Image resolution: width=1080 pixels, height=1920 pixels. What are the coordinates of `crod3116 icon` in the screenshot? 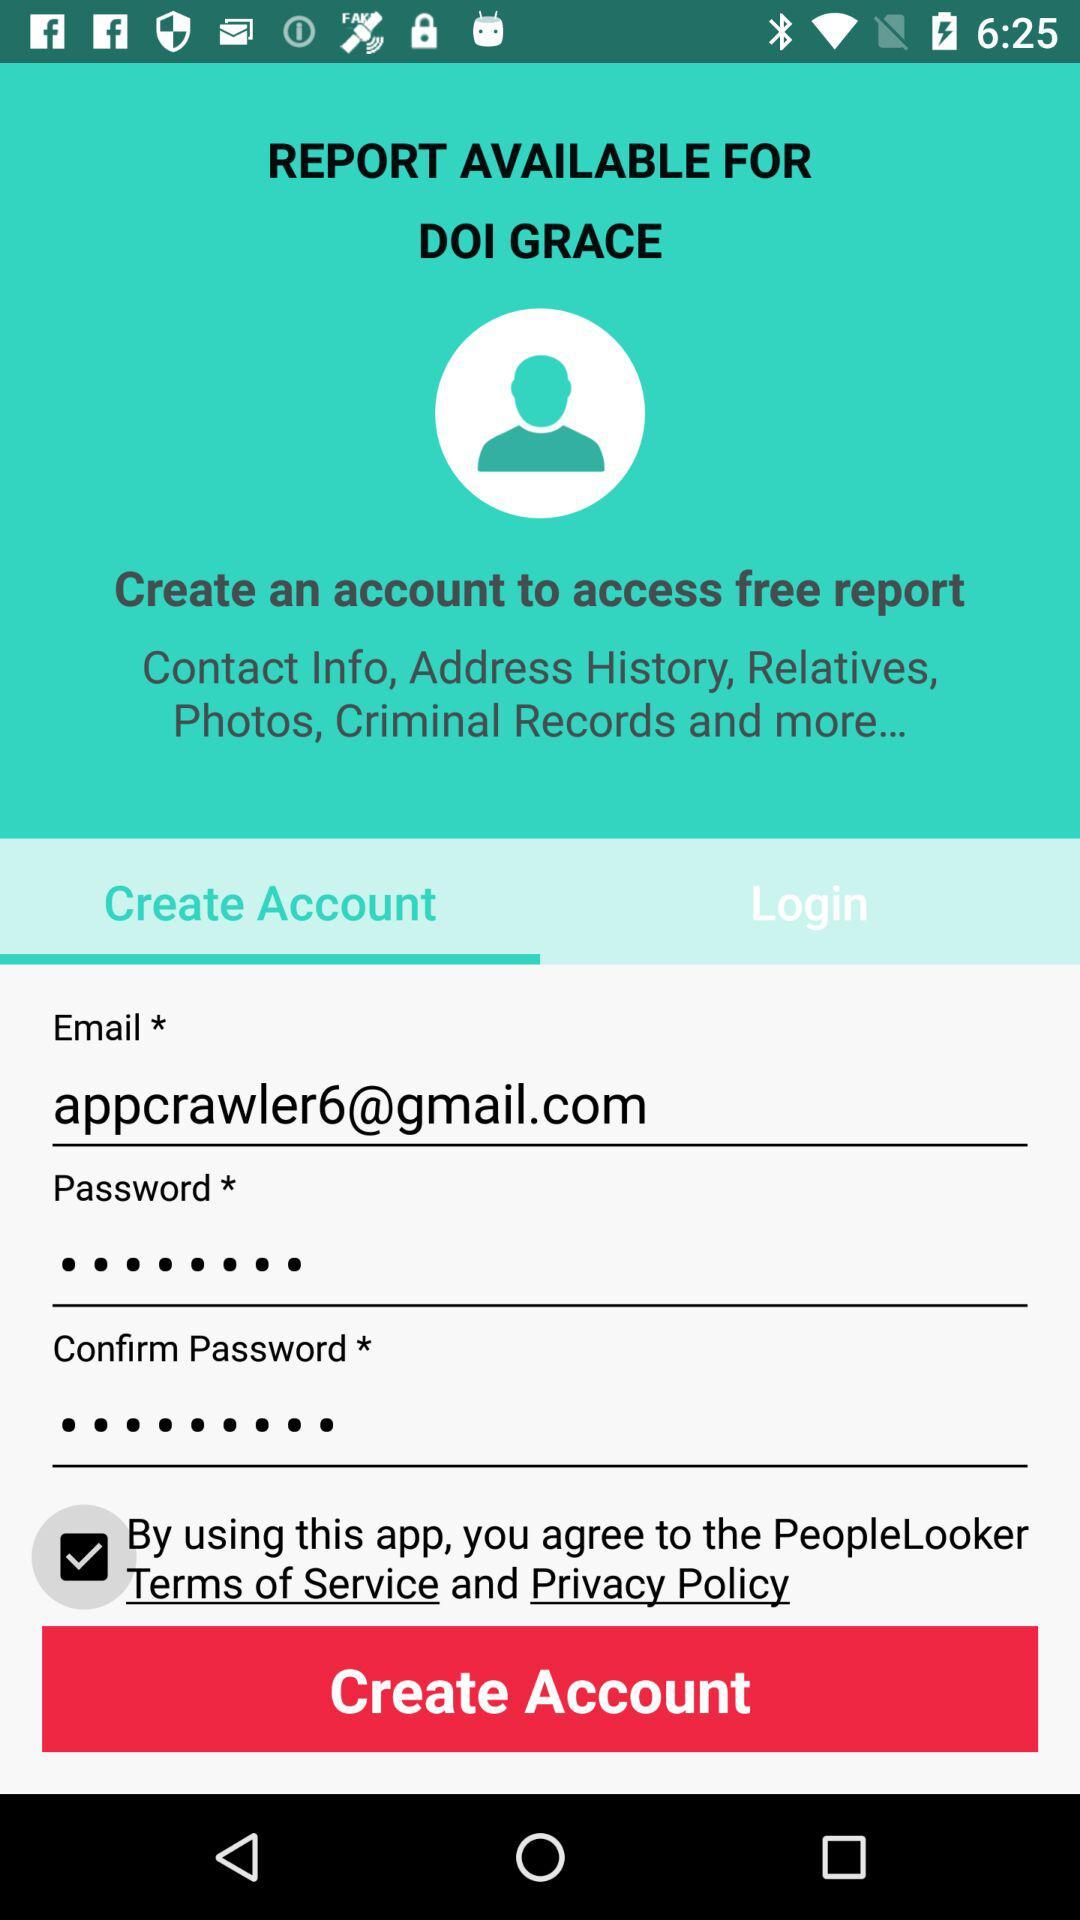 It's located at (540, 1262).